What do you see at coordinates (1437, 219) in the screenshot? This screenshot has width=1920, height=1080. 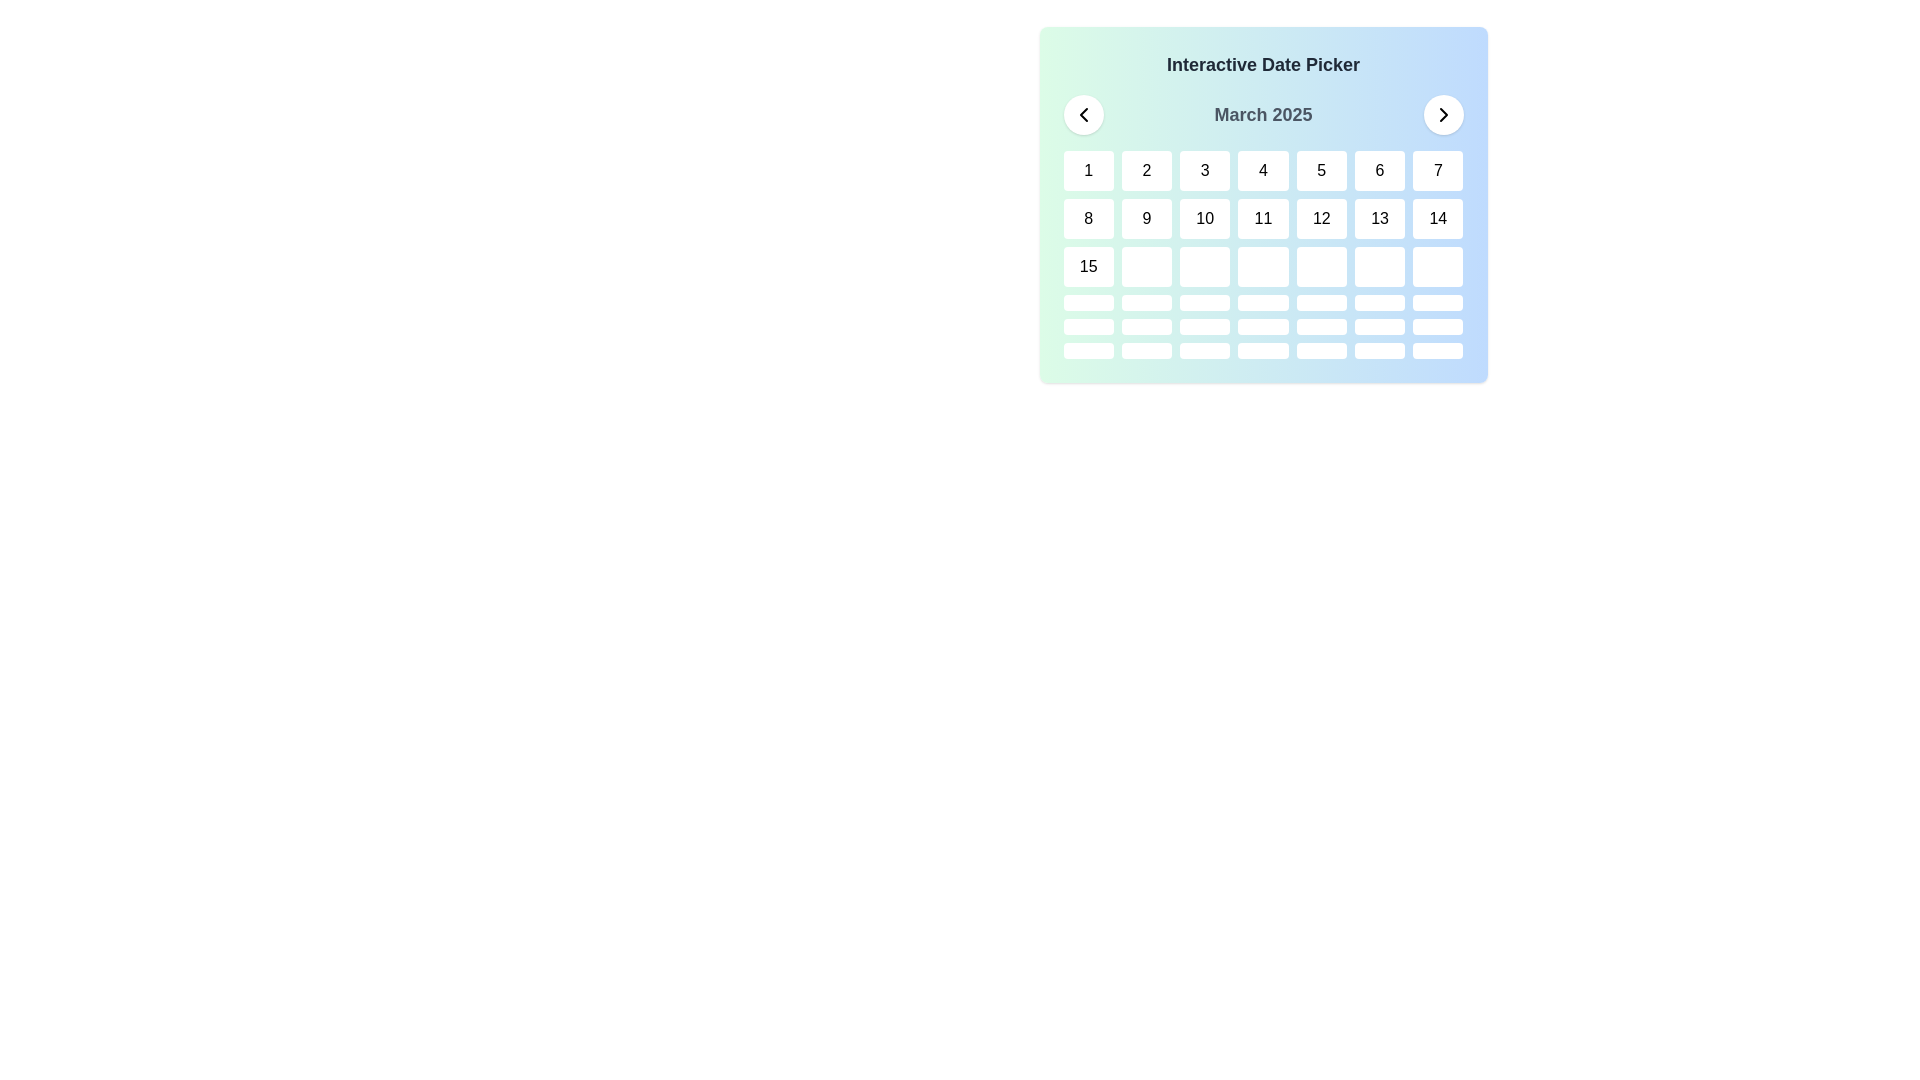 I see `the button representing the 14th day of the month in the calendar` at bounding box center [1437, 219].